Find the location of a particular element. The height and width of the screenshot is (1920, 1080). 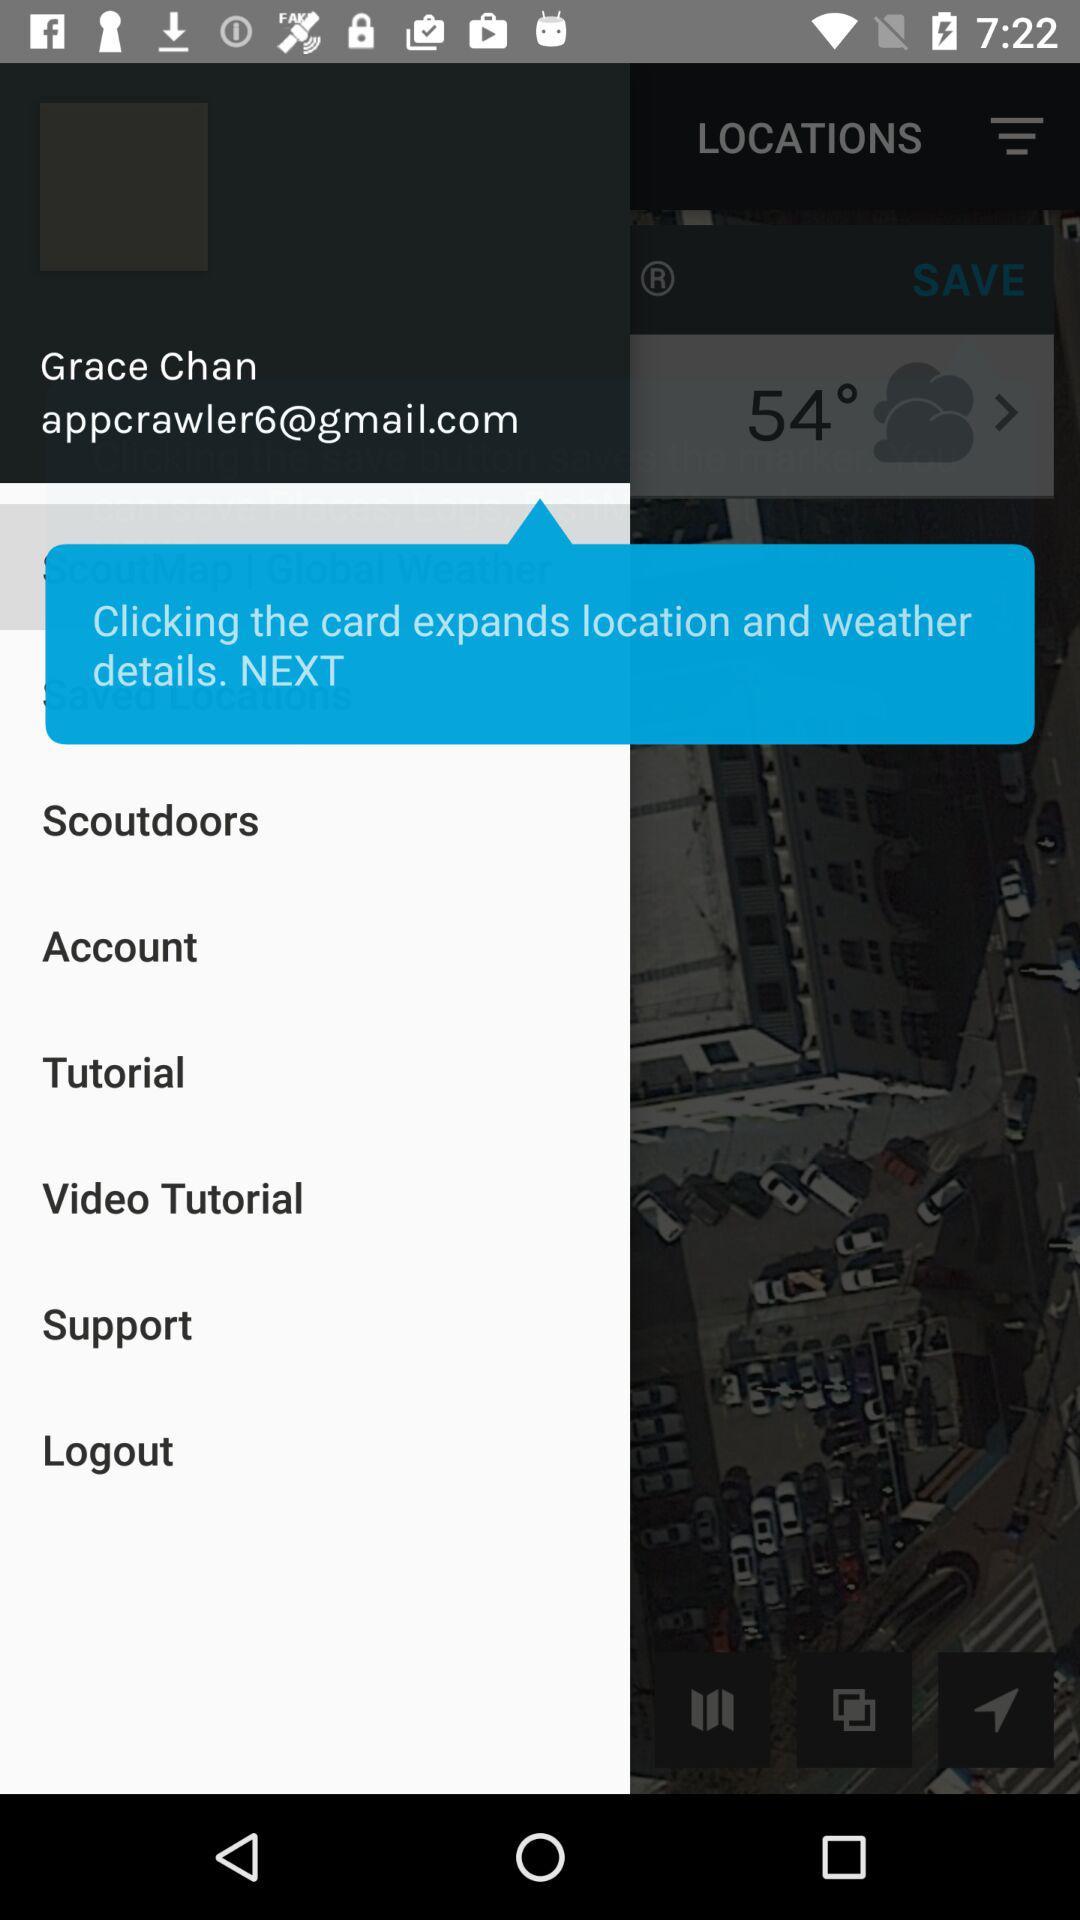

the copy icon is located at coordinates (854, 1708).